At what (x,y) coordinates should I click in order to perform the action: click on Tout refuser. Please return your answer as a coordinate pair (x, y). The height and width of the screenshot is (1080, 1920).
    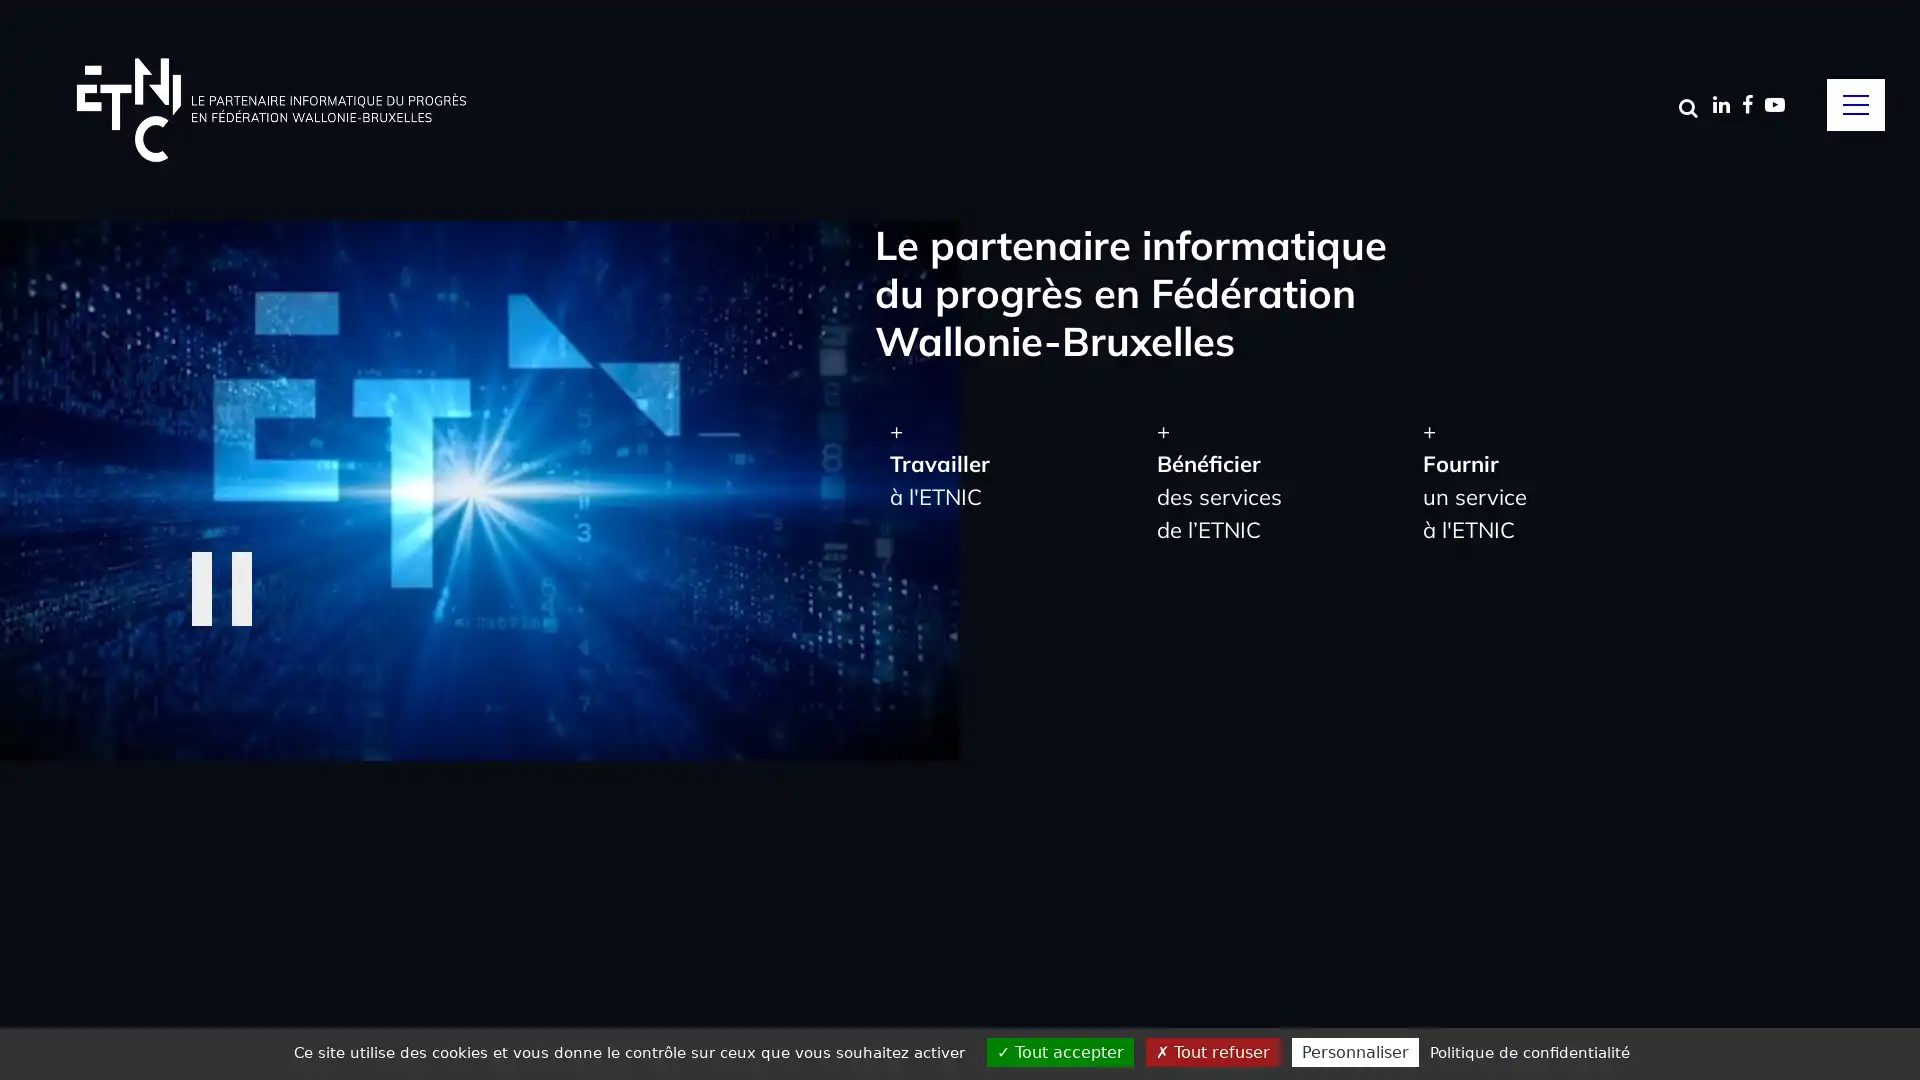
    Looking at the image, I should click on (1212, 1051).